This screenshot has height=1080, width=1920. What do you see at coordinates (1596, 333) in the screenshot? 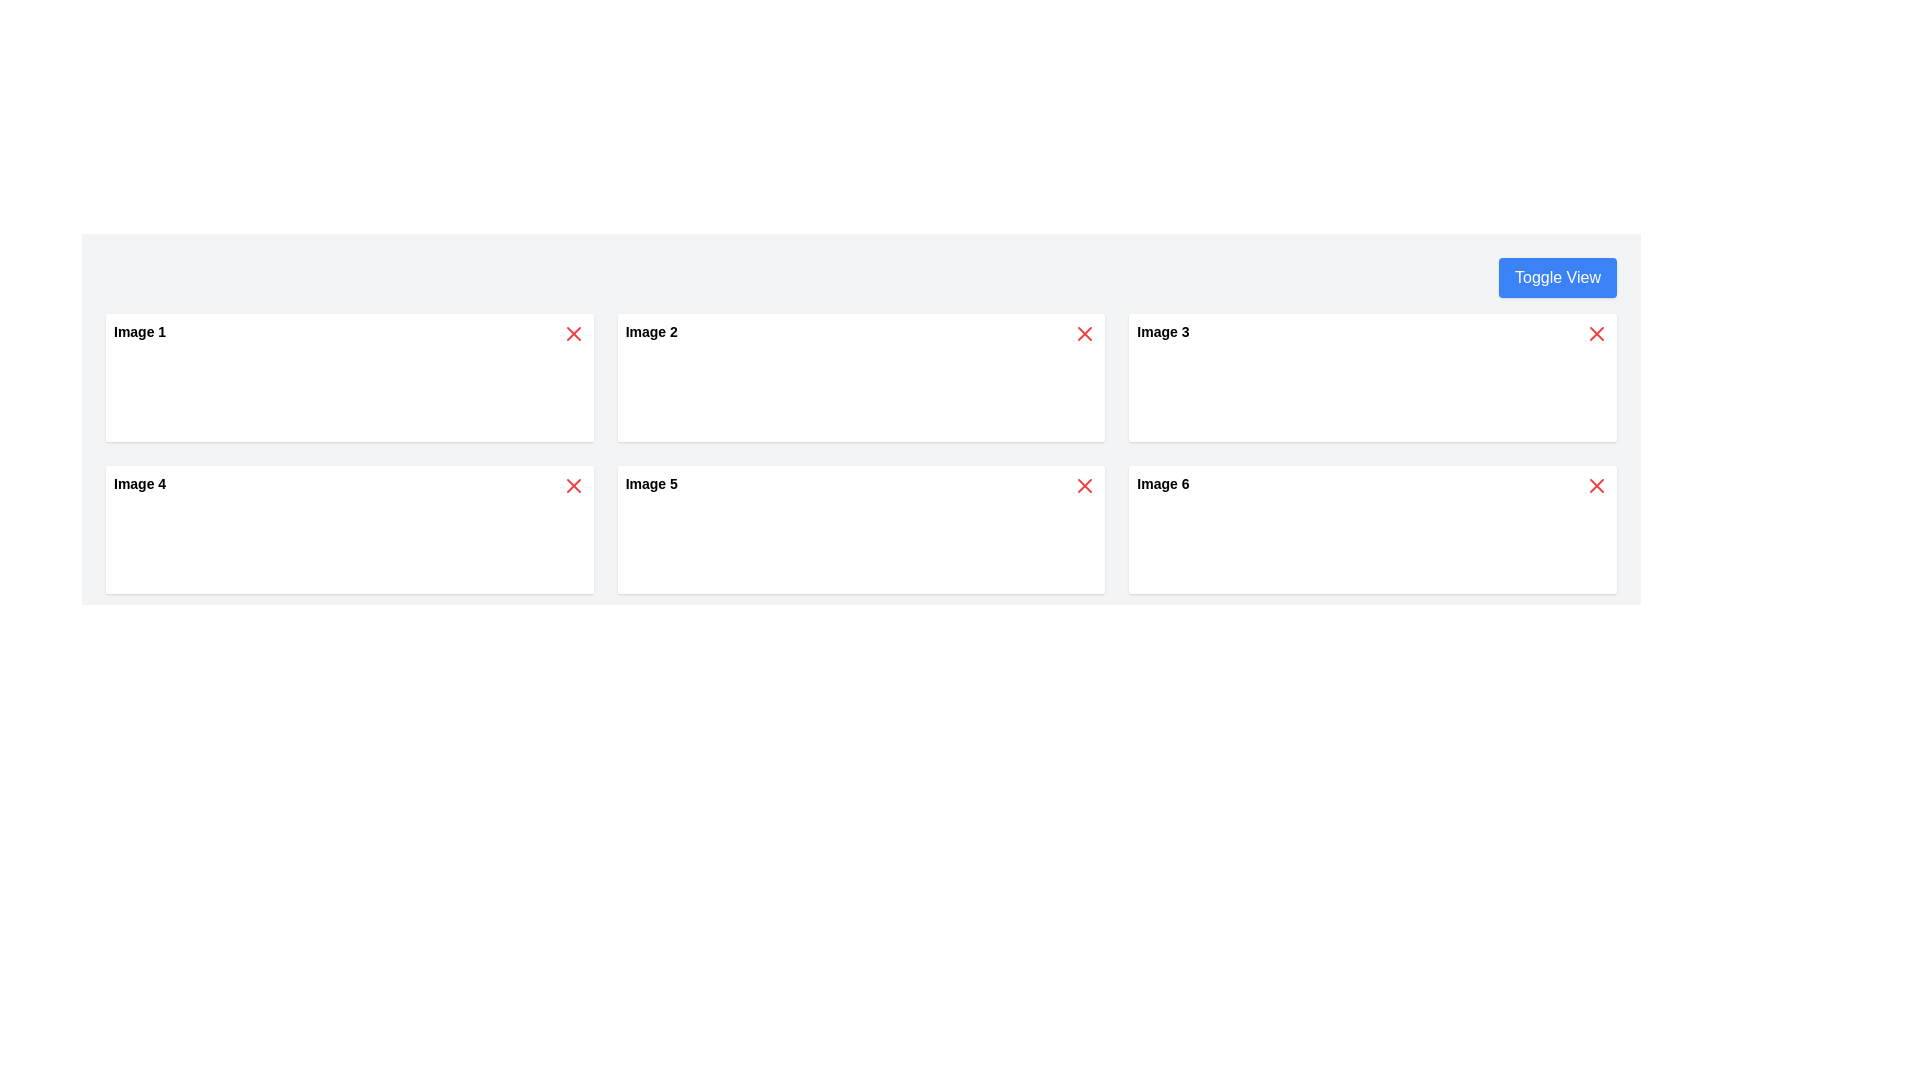
I see `the small red 'X' button located at the top-right corner of the box containing the text 'Image 3' to potentially open a context menu` at bounding box center [1596, 333].